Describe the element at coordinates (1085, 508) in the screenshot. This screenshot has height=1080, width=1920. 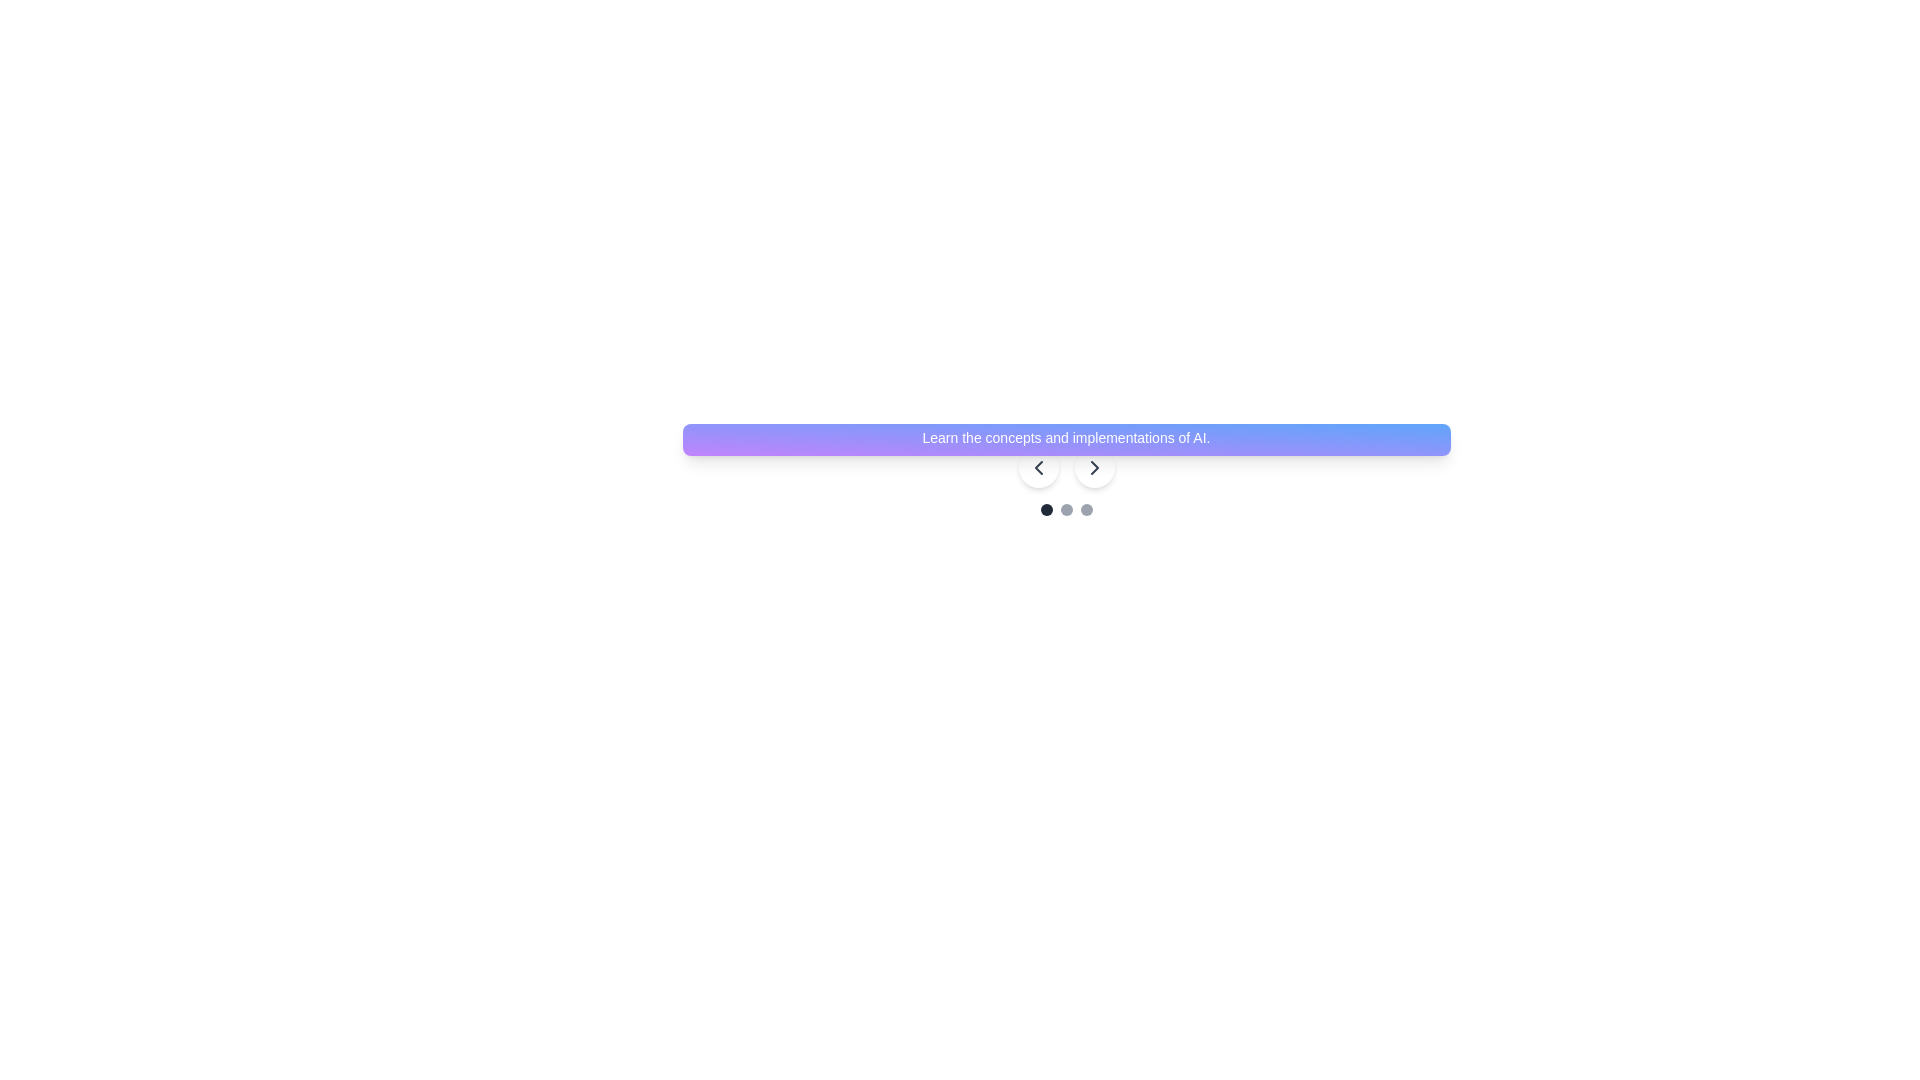
I see `the third circular icon with a gray background located below the gradient-colored banner and near navigation arrows` at that location.